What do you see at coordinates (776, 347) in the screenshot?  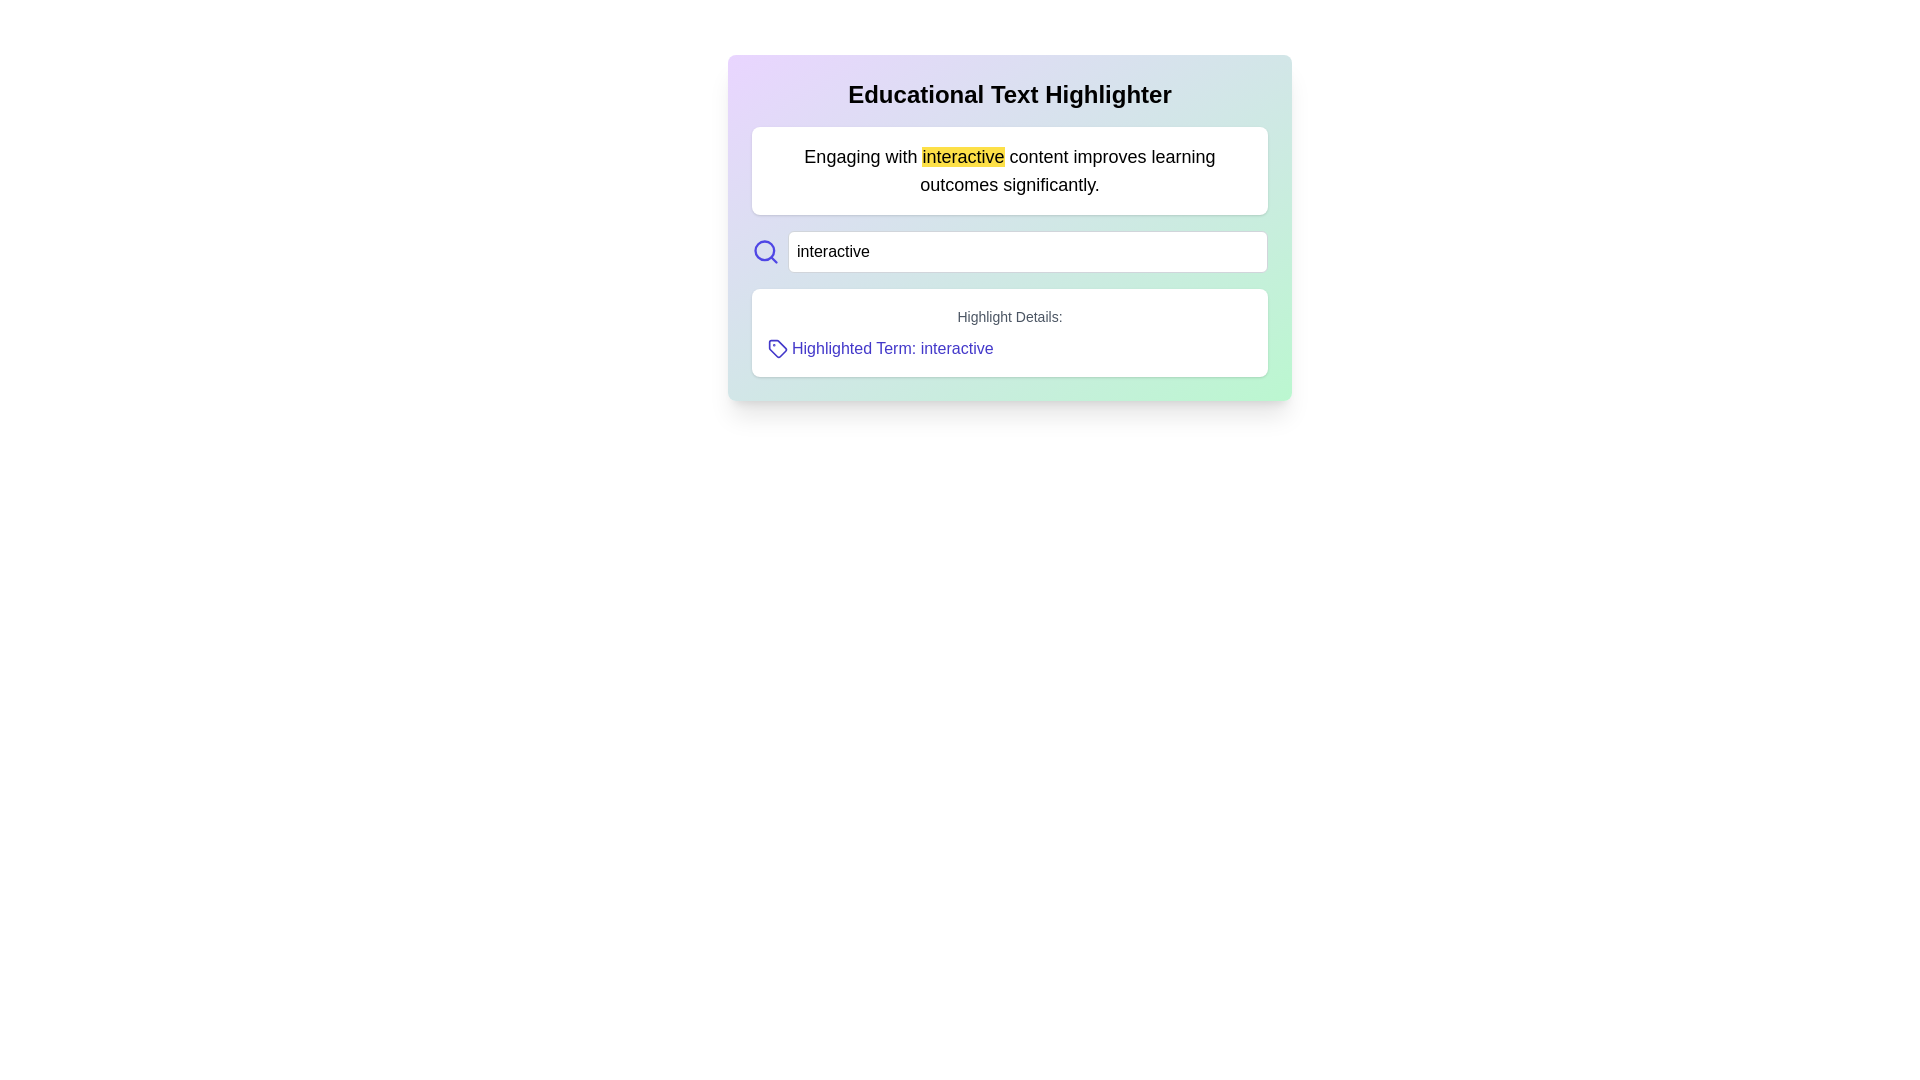 I see `the stylized tag icon located in the top-left corner of the 'Highlight Details' section, which precedes the 'Highlighted Term: interactive' text` at bounding box center [776, 347].